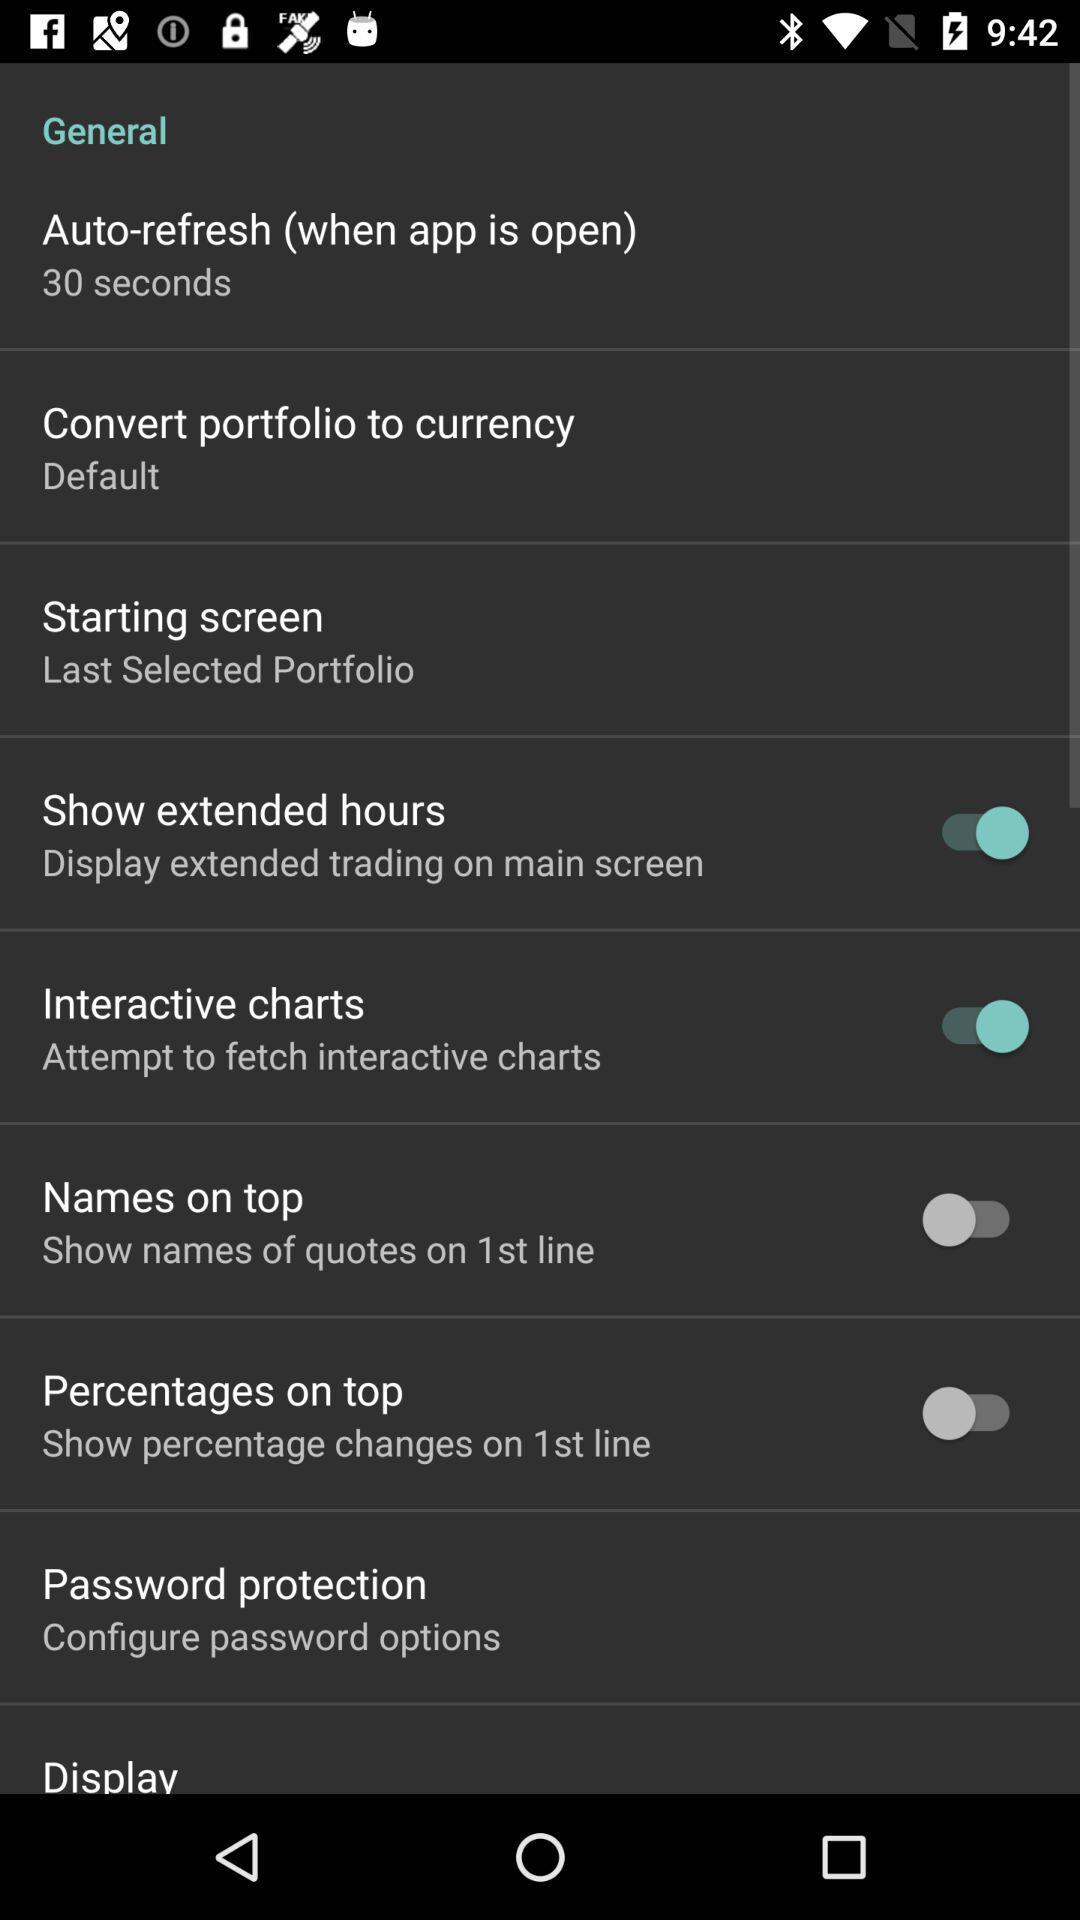 The image size is (1080, 1920). Describe the element at coordinates (345, 1442) in the screenshot. I see `item above password protection app` at that location.